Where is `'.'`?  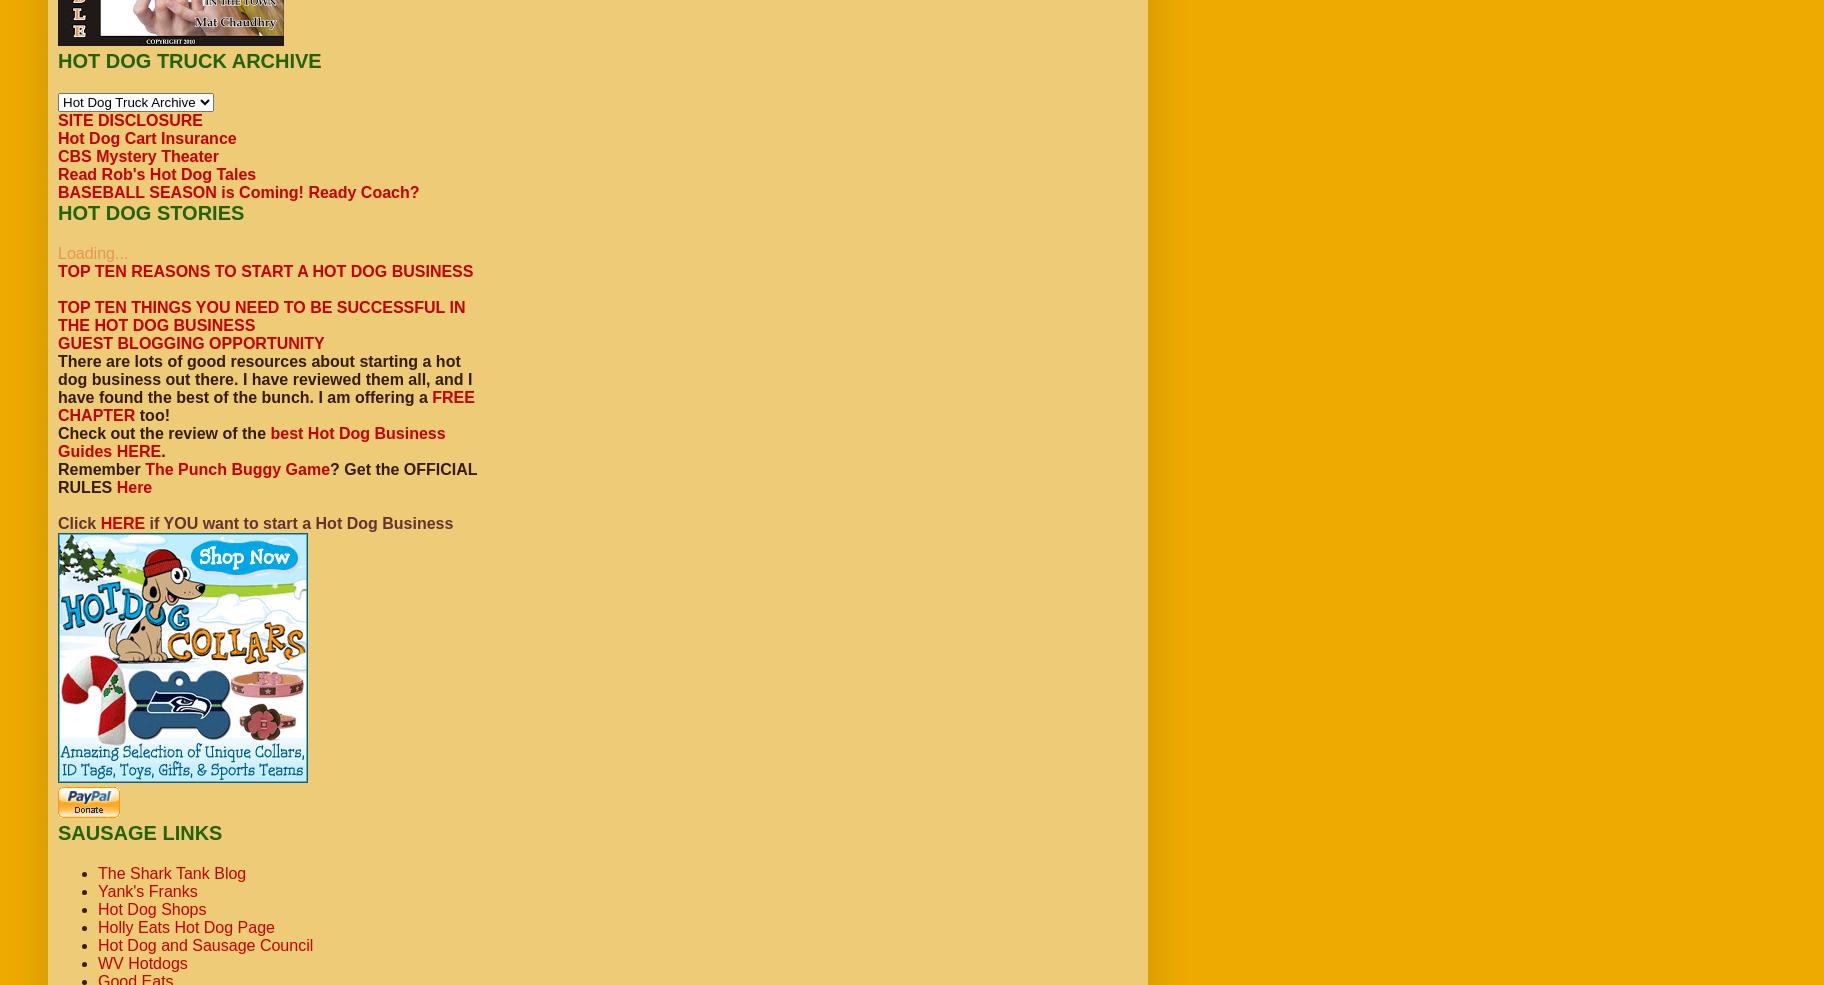 '.' is located at coordinates (162, 450).